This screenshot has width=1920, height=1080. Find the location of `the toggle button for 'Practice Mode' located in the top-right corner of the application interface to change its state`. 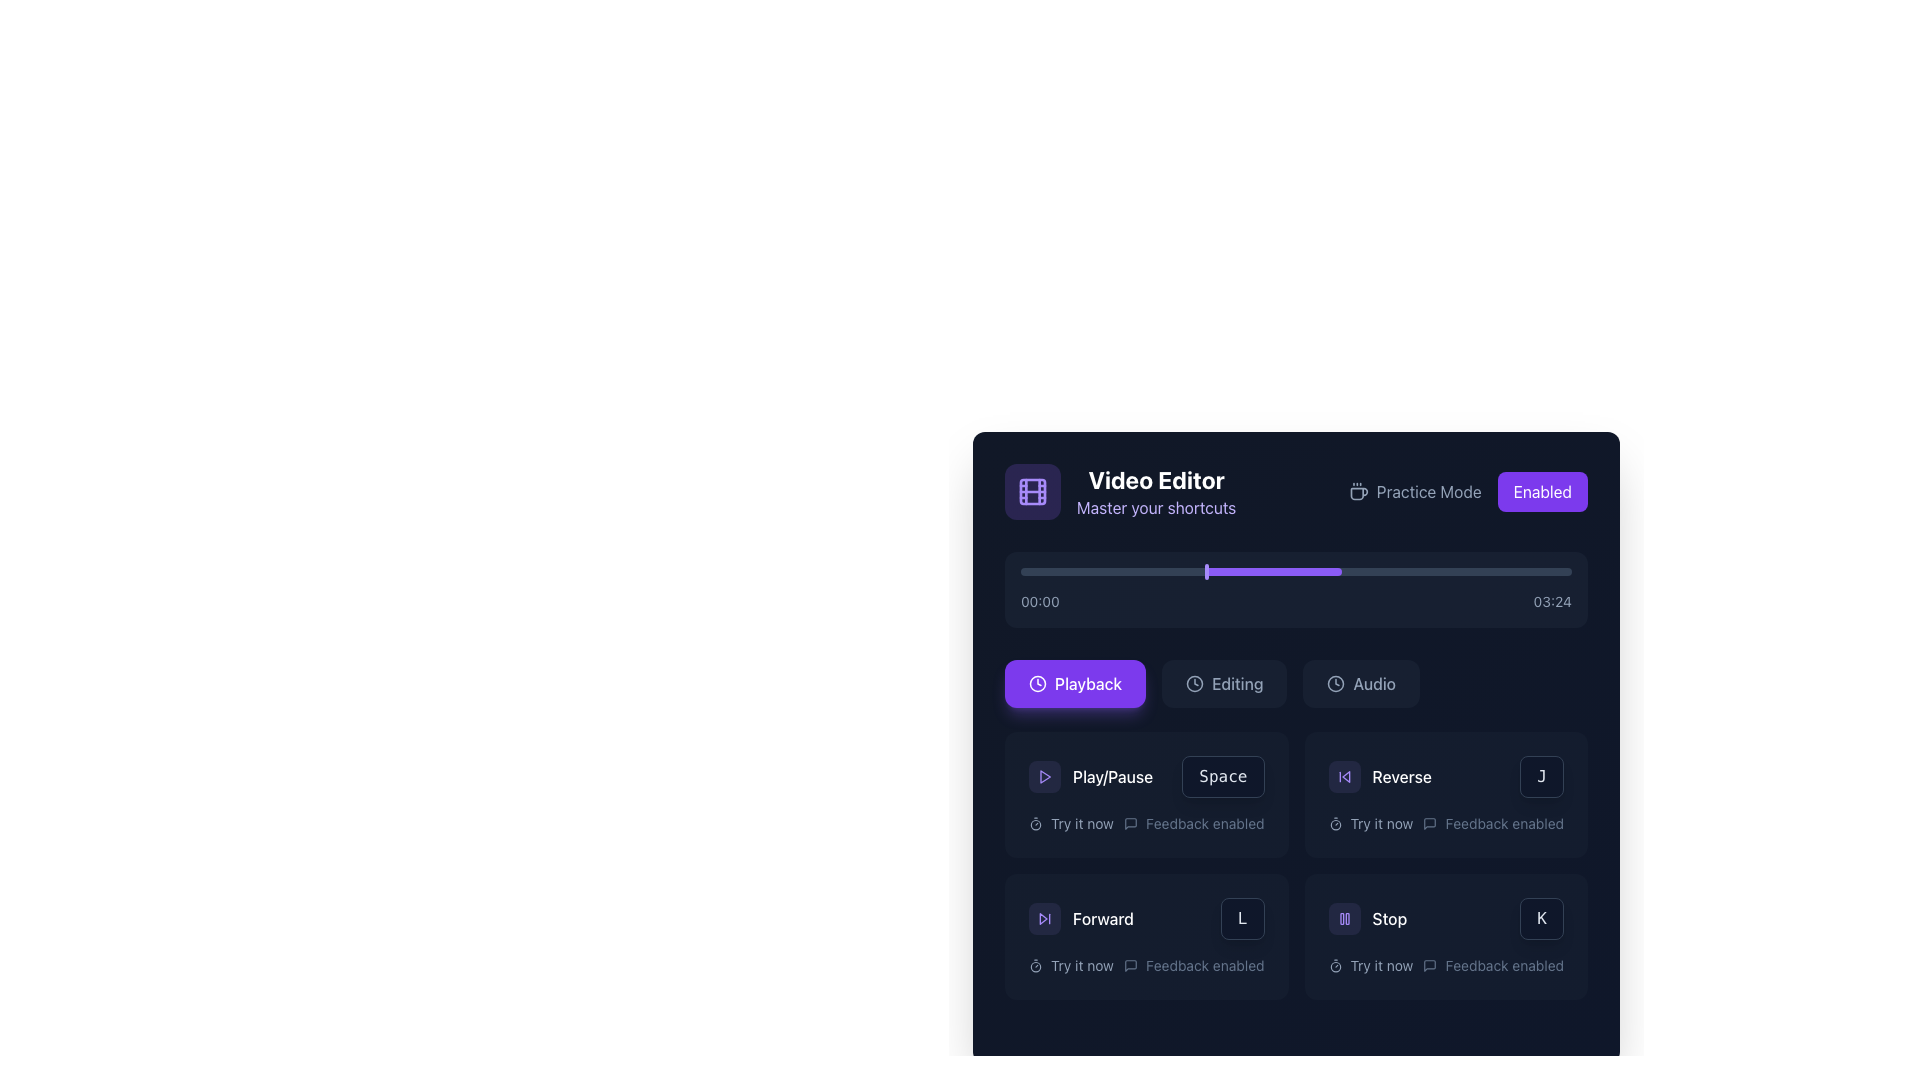

the toggle button for 'Practice Mode' located in the top-right corner of the application interface to change its state is located at coordinates (1541, 492).